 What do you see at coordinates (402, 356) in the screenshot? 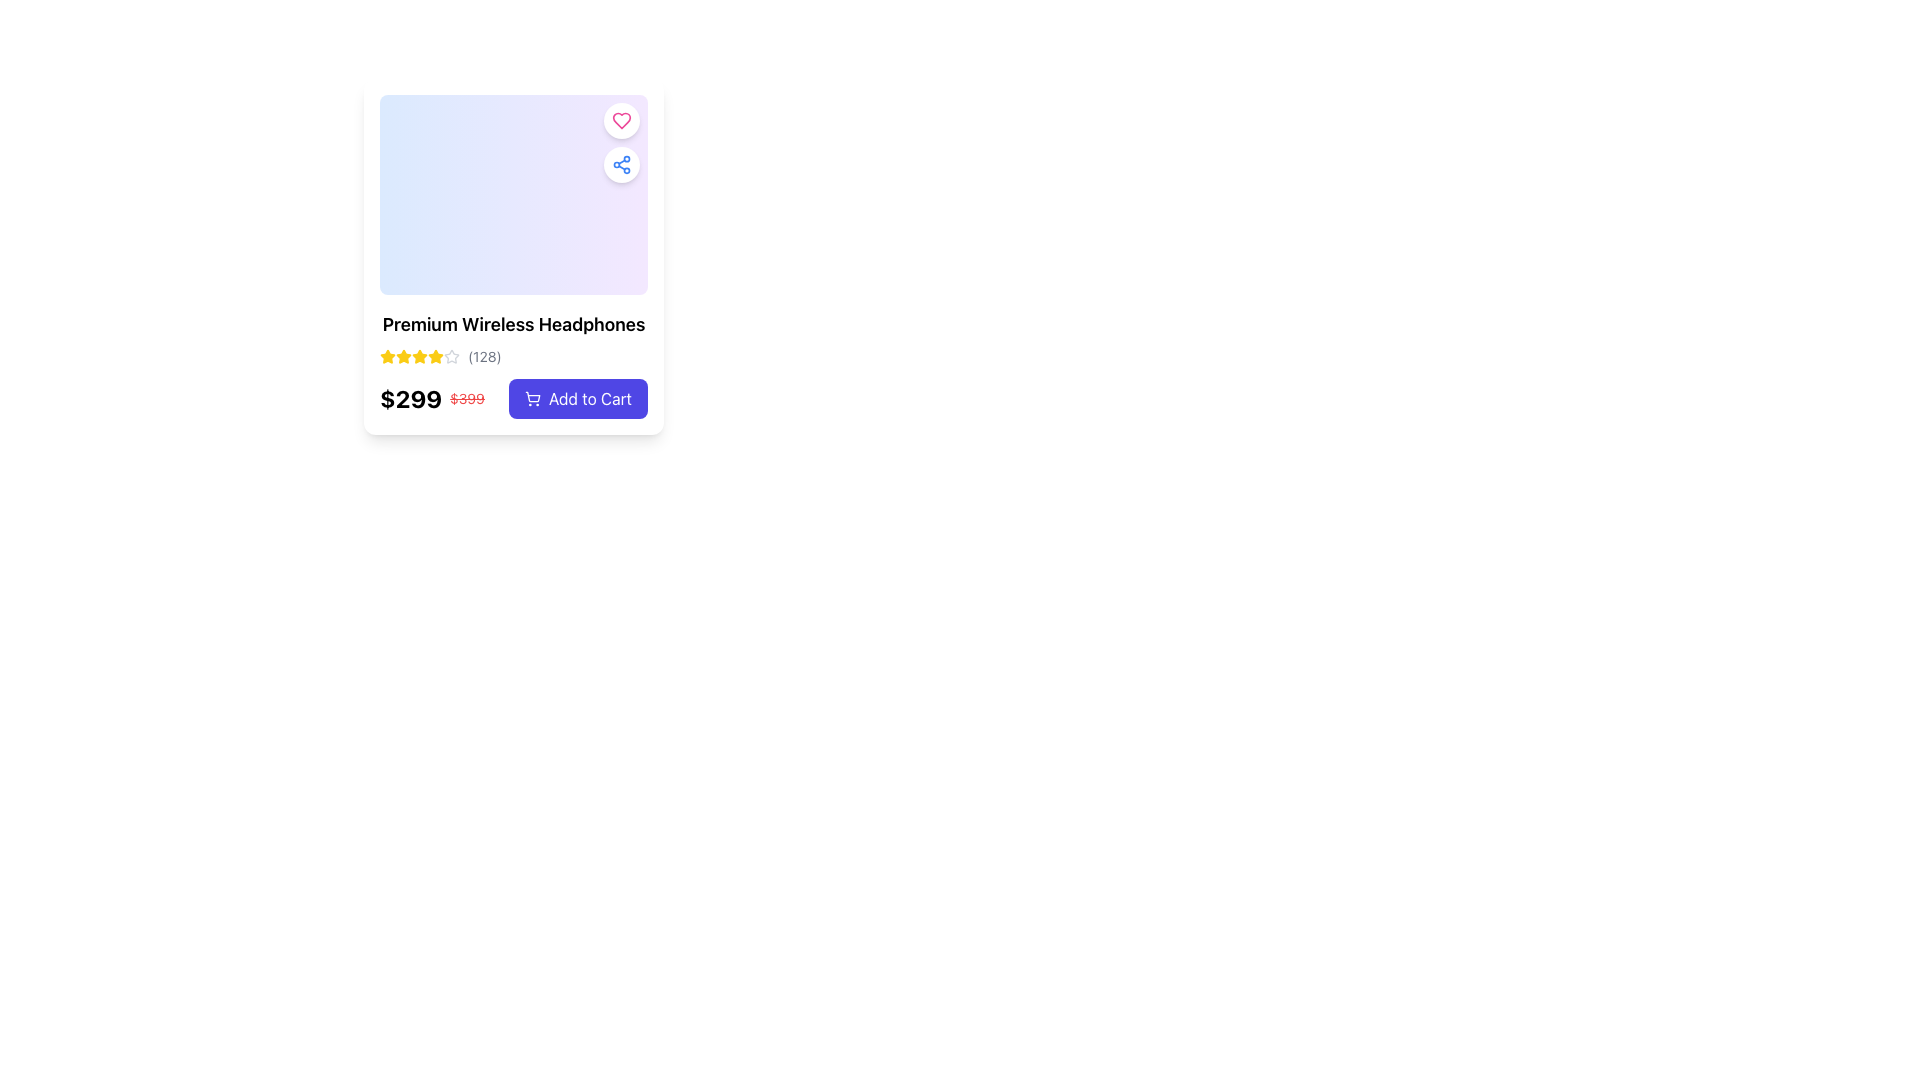
I see `the third star icon in the rating system located below the product title 'Premium Wireless Headphones' and above the price '$299'` at bounding box center [402, 356].